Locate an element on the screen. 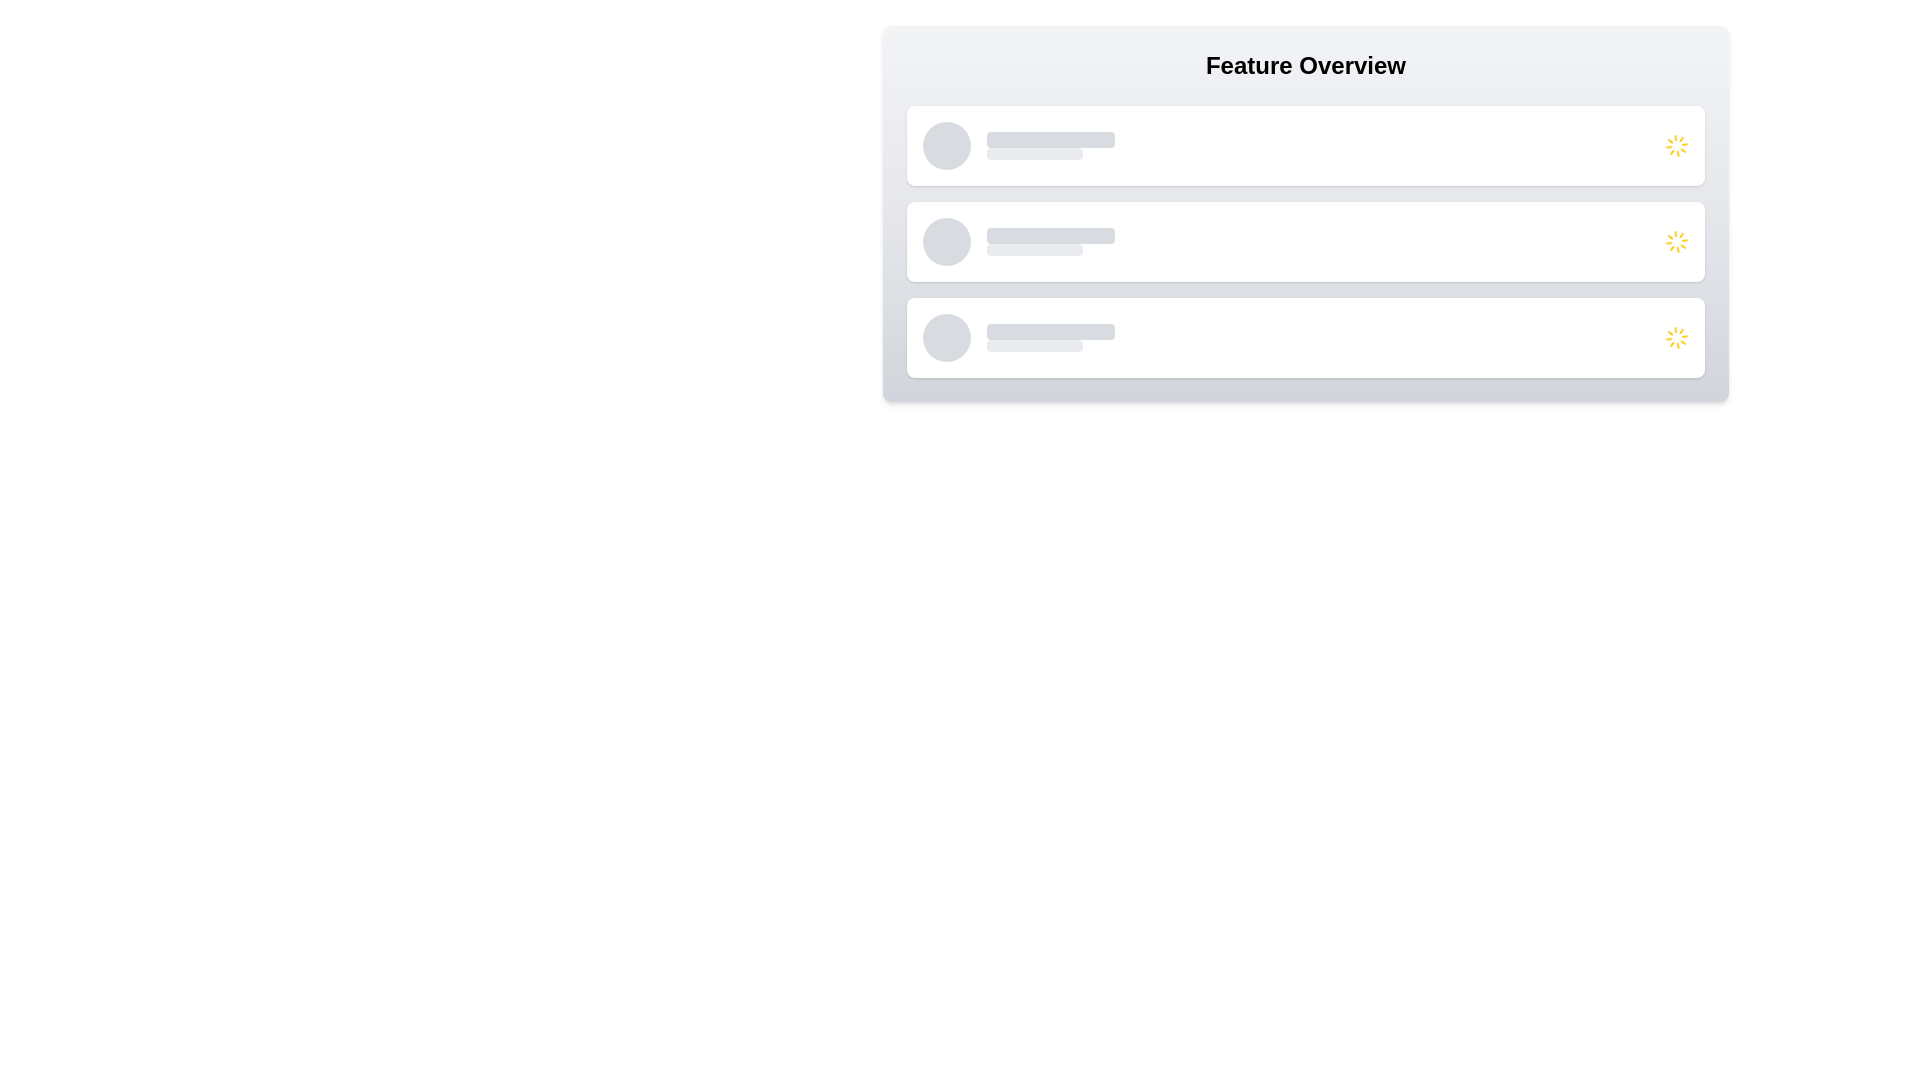 The width and height of the screenshot is (1920, 1080). the loading animation of the icon positioned at the far right of the third row, aligning horizontally with the two yellow circular icons in the first and second rows is located at coordinates (1676, 337).